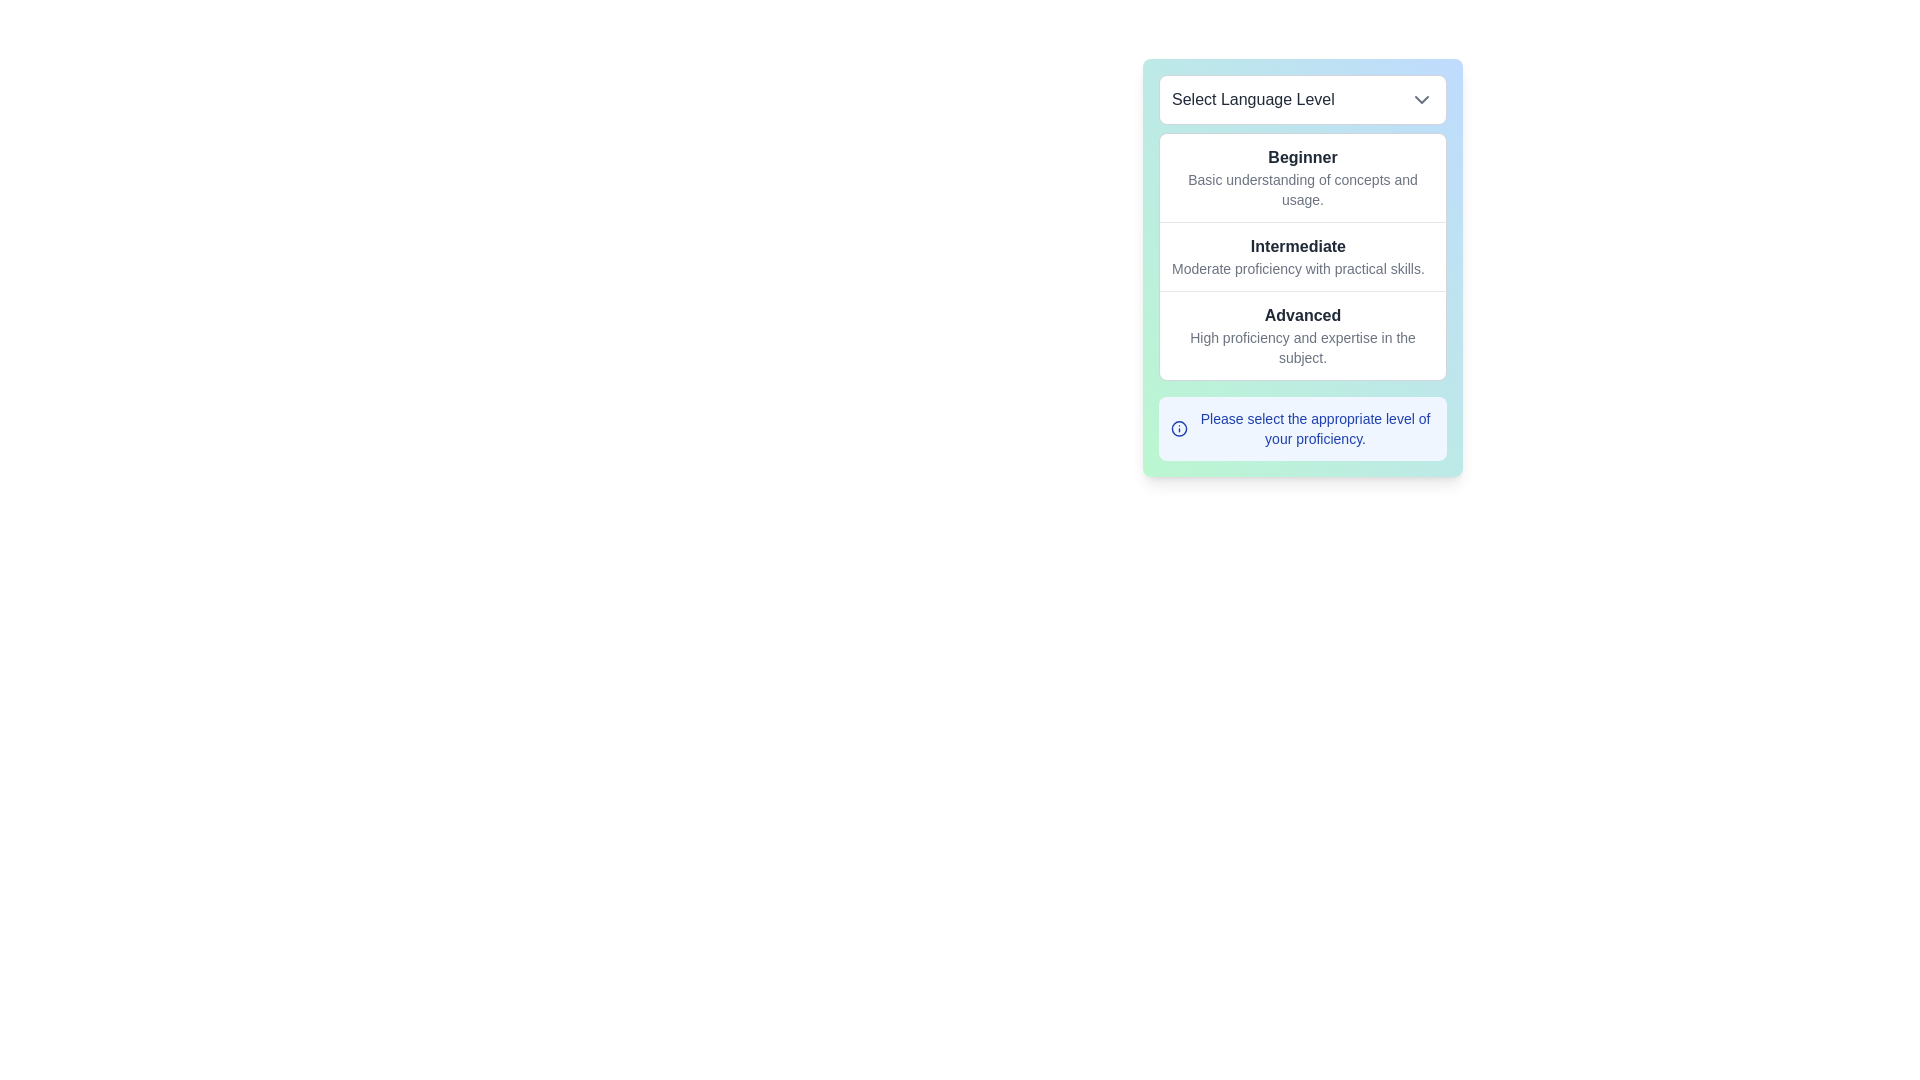 This screenshot has height=1080, width=1920. Describe the element at coordinates (1302, 176) in the screenshot. I see `the first selectable list item labeled 'Beginner' to trigger the hover effect` at that location.